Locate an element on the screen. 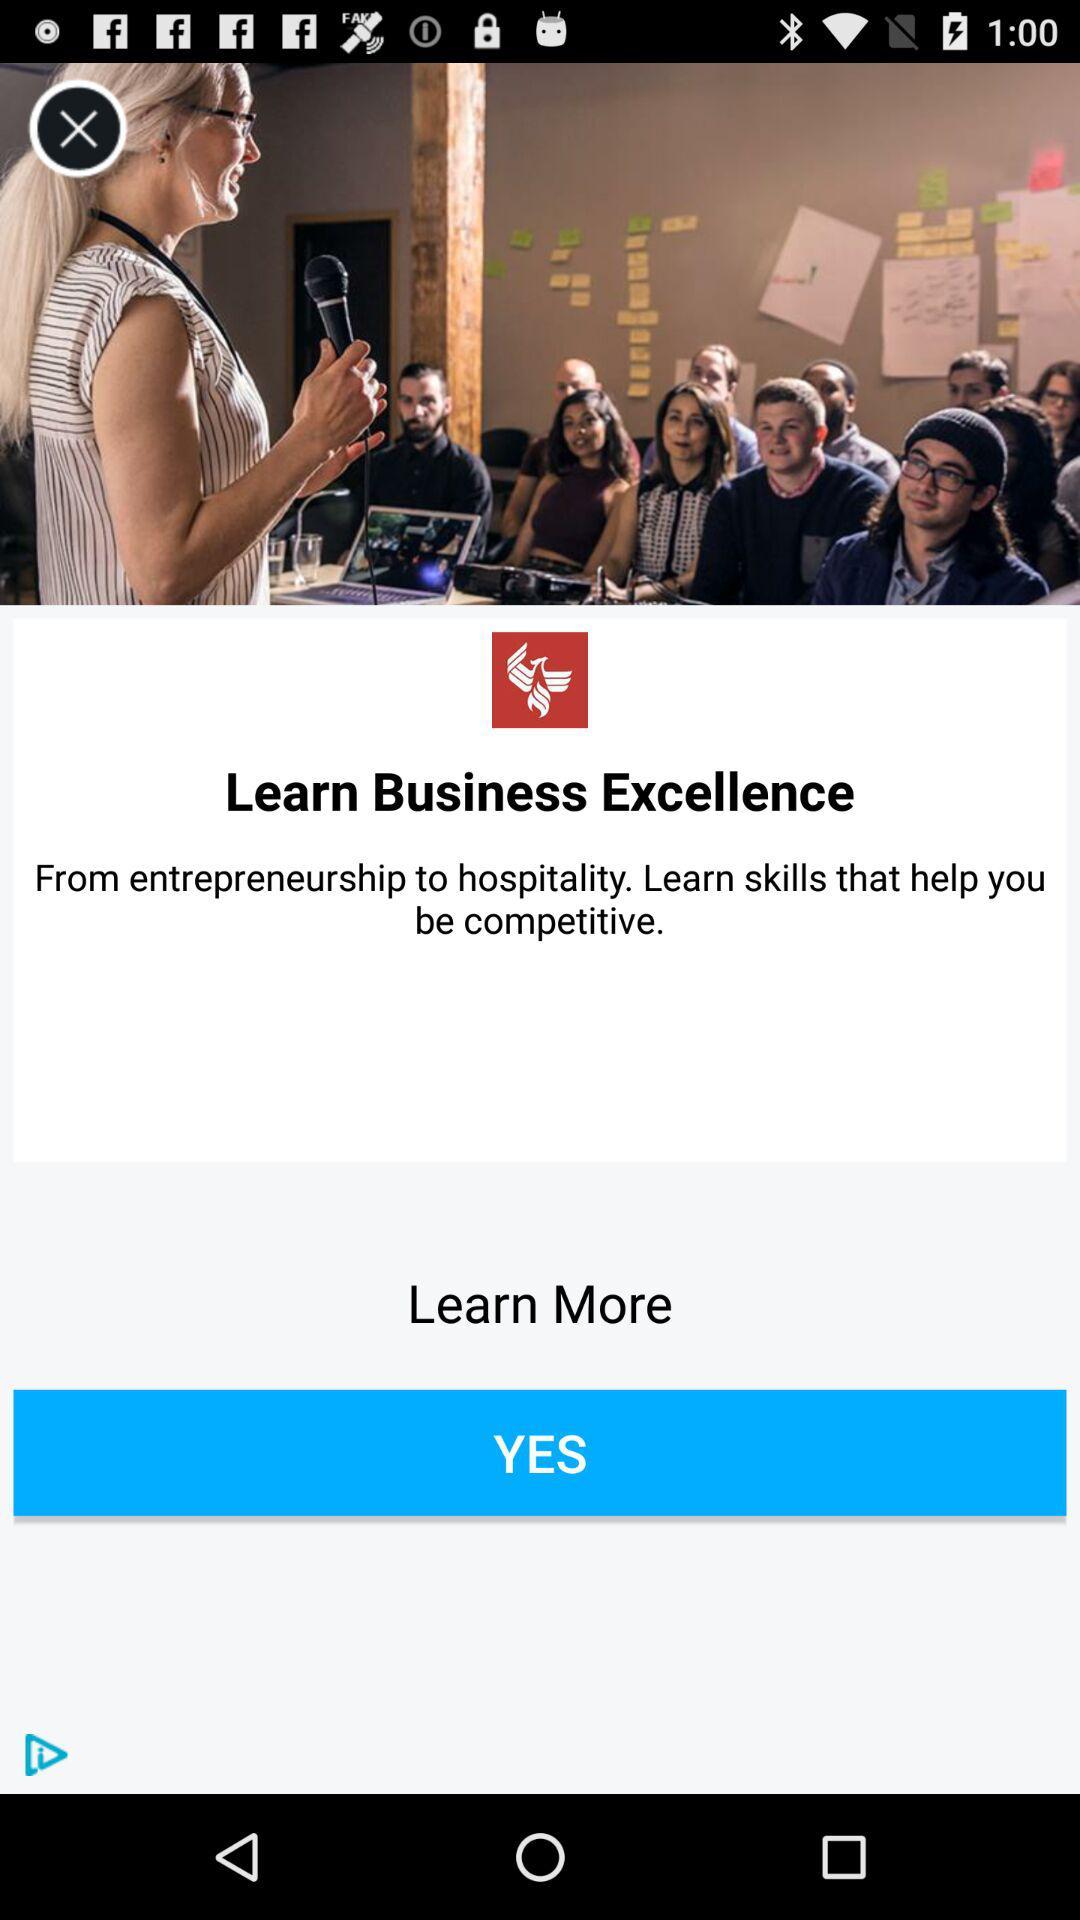 Image resolution: width=1080 pixels, height=1920 pixels. from entrepreneurship to is located at coordinates (540, 897).